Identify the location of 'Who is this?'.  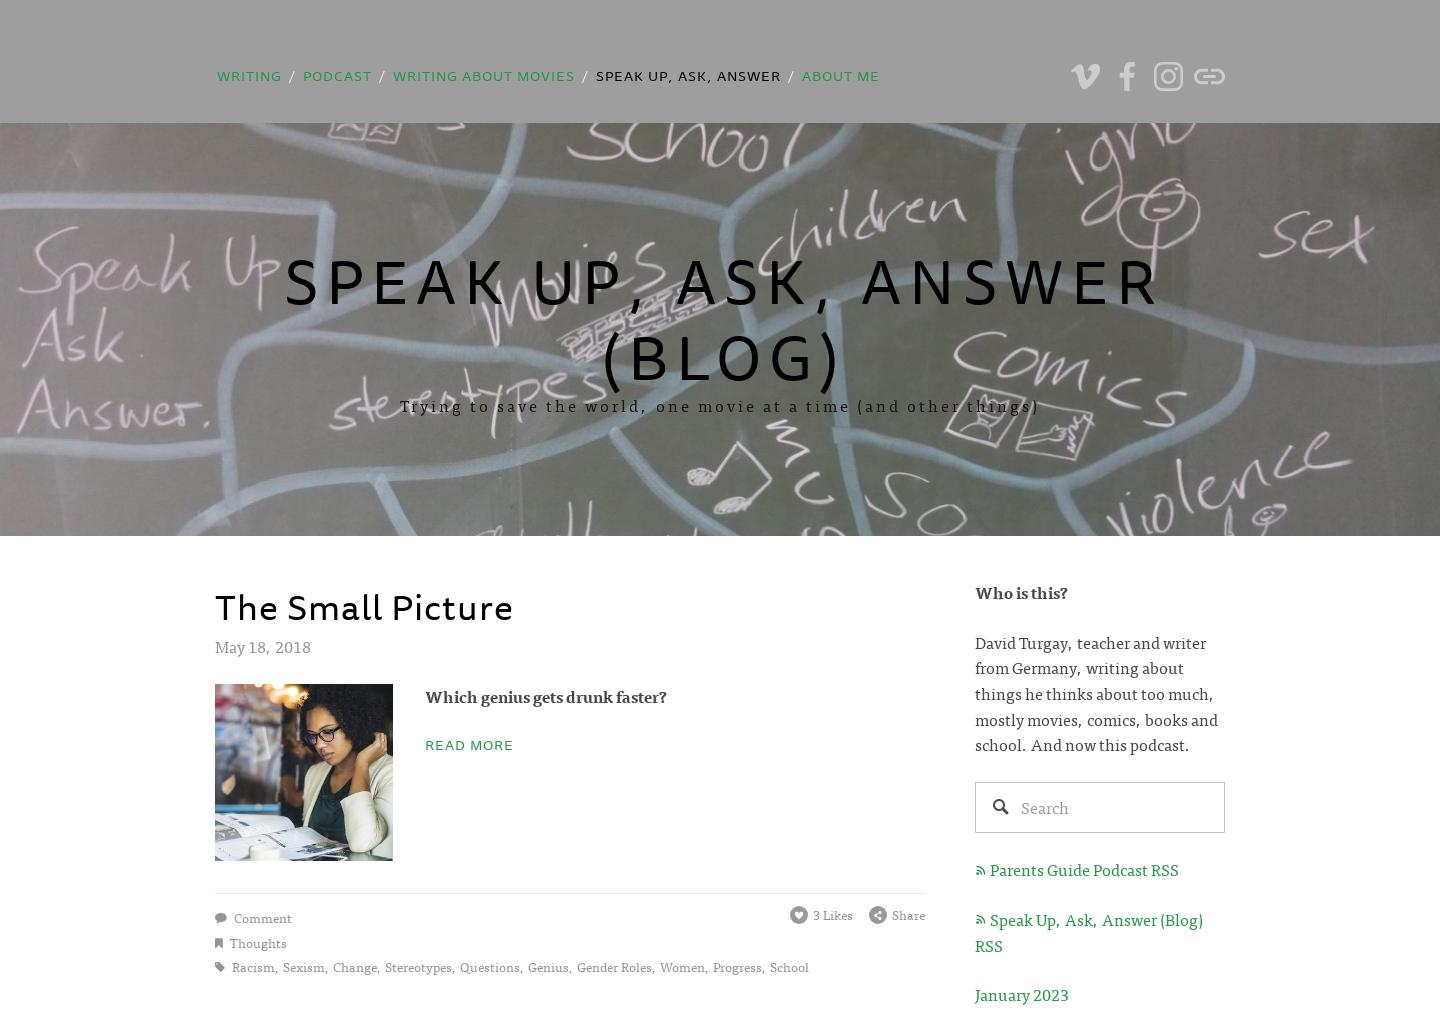
(1021, 591).